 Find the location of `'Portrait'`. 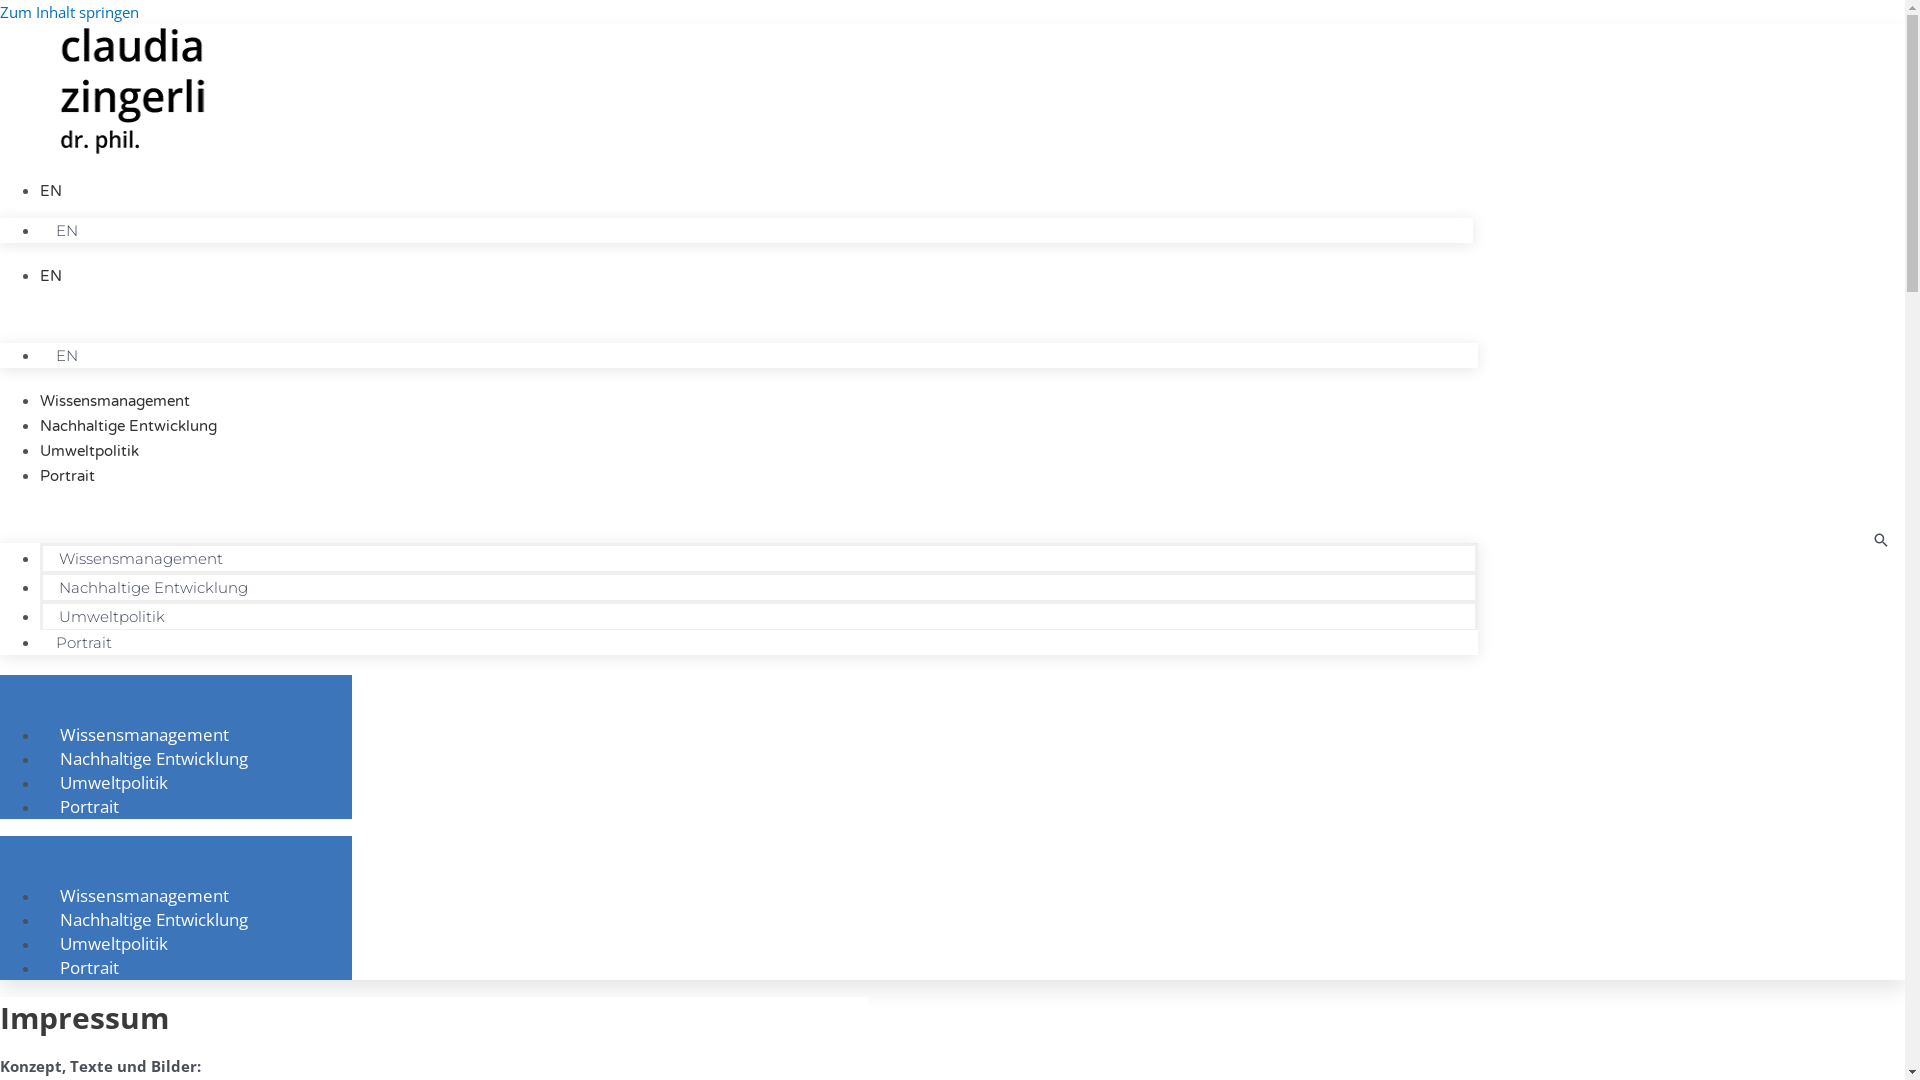

'Portrait' is located at coordinates (67, 475).